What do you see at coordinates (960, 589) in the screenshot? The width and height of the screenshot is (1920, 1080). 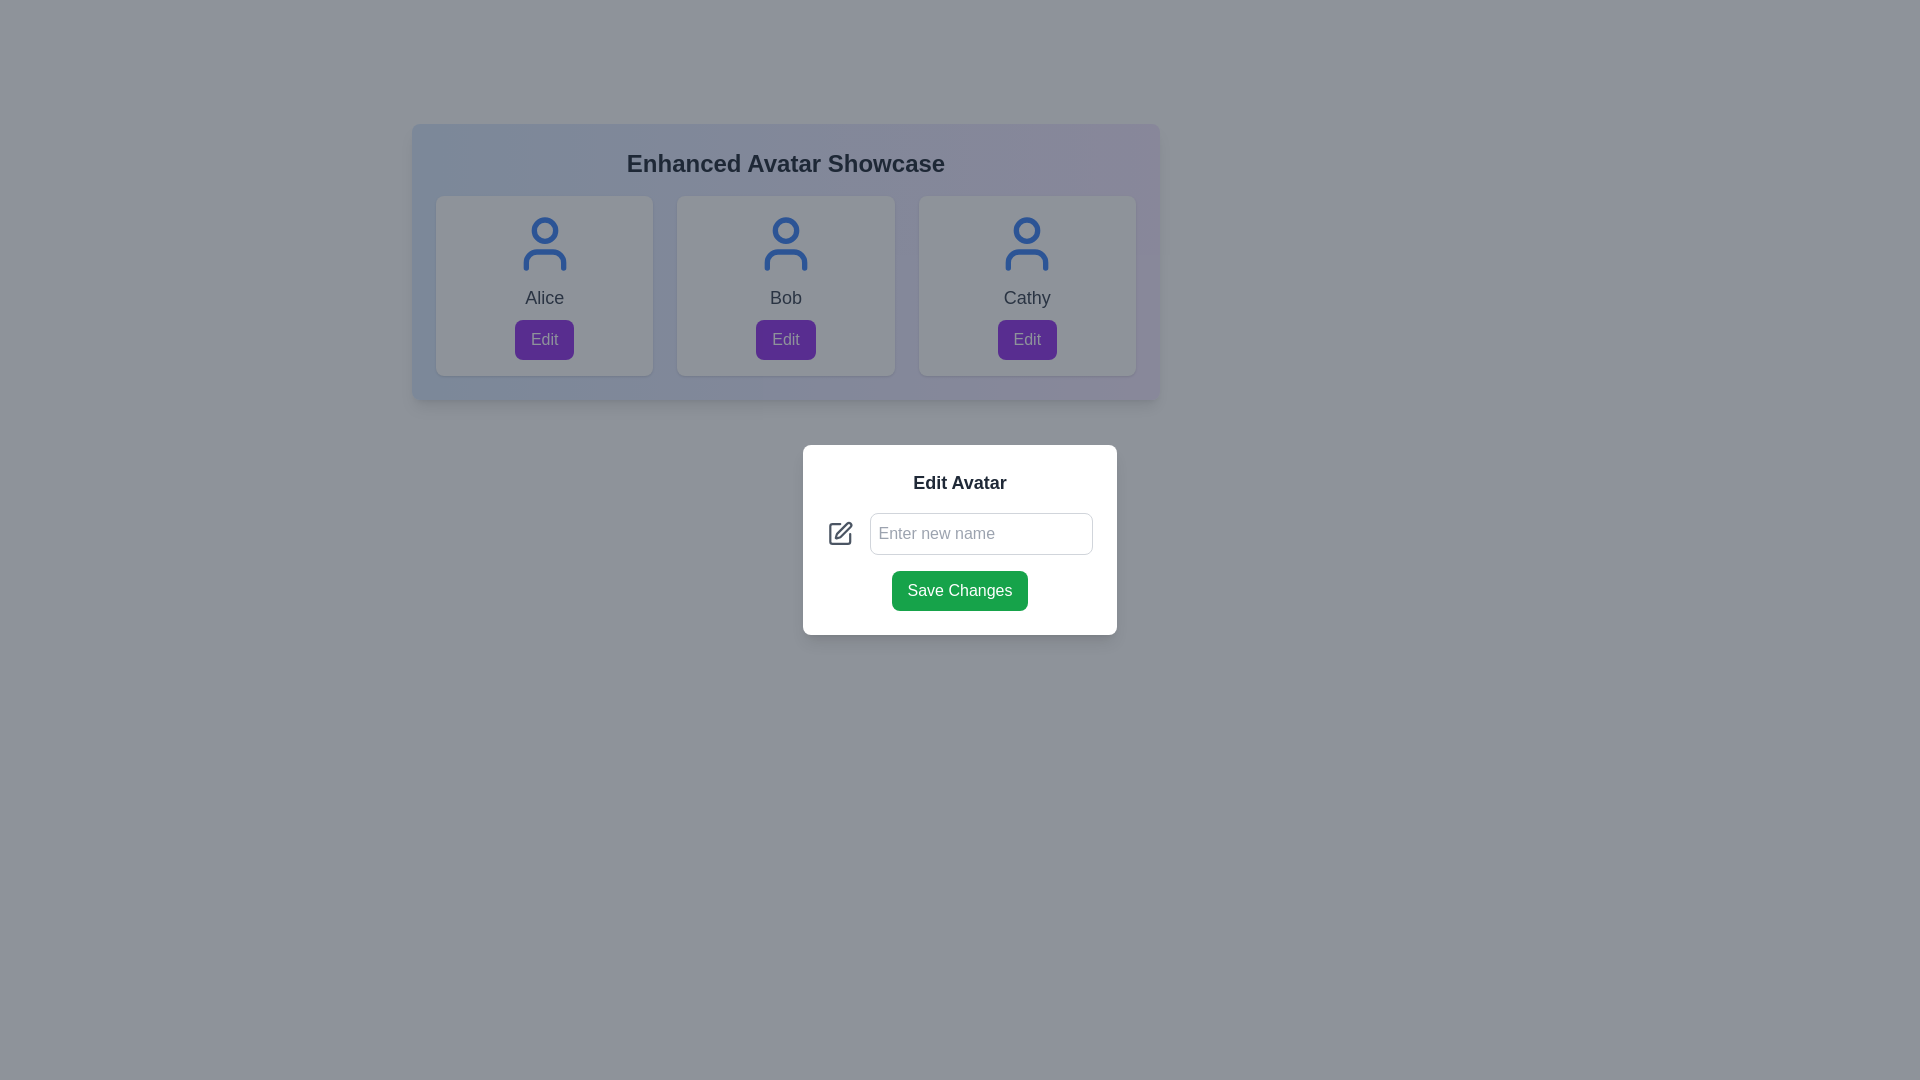 I see `the save button located below the 'Enter new name' input field in the modal dialog` at bounding box center [960, 589].